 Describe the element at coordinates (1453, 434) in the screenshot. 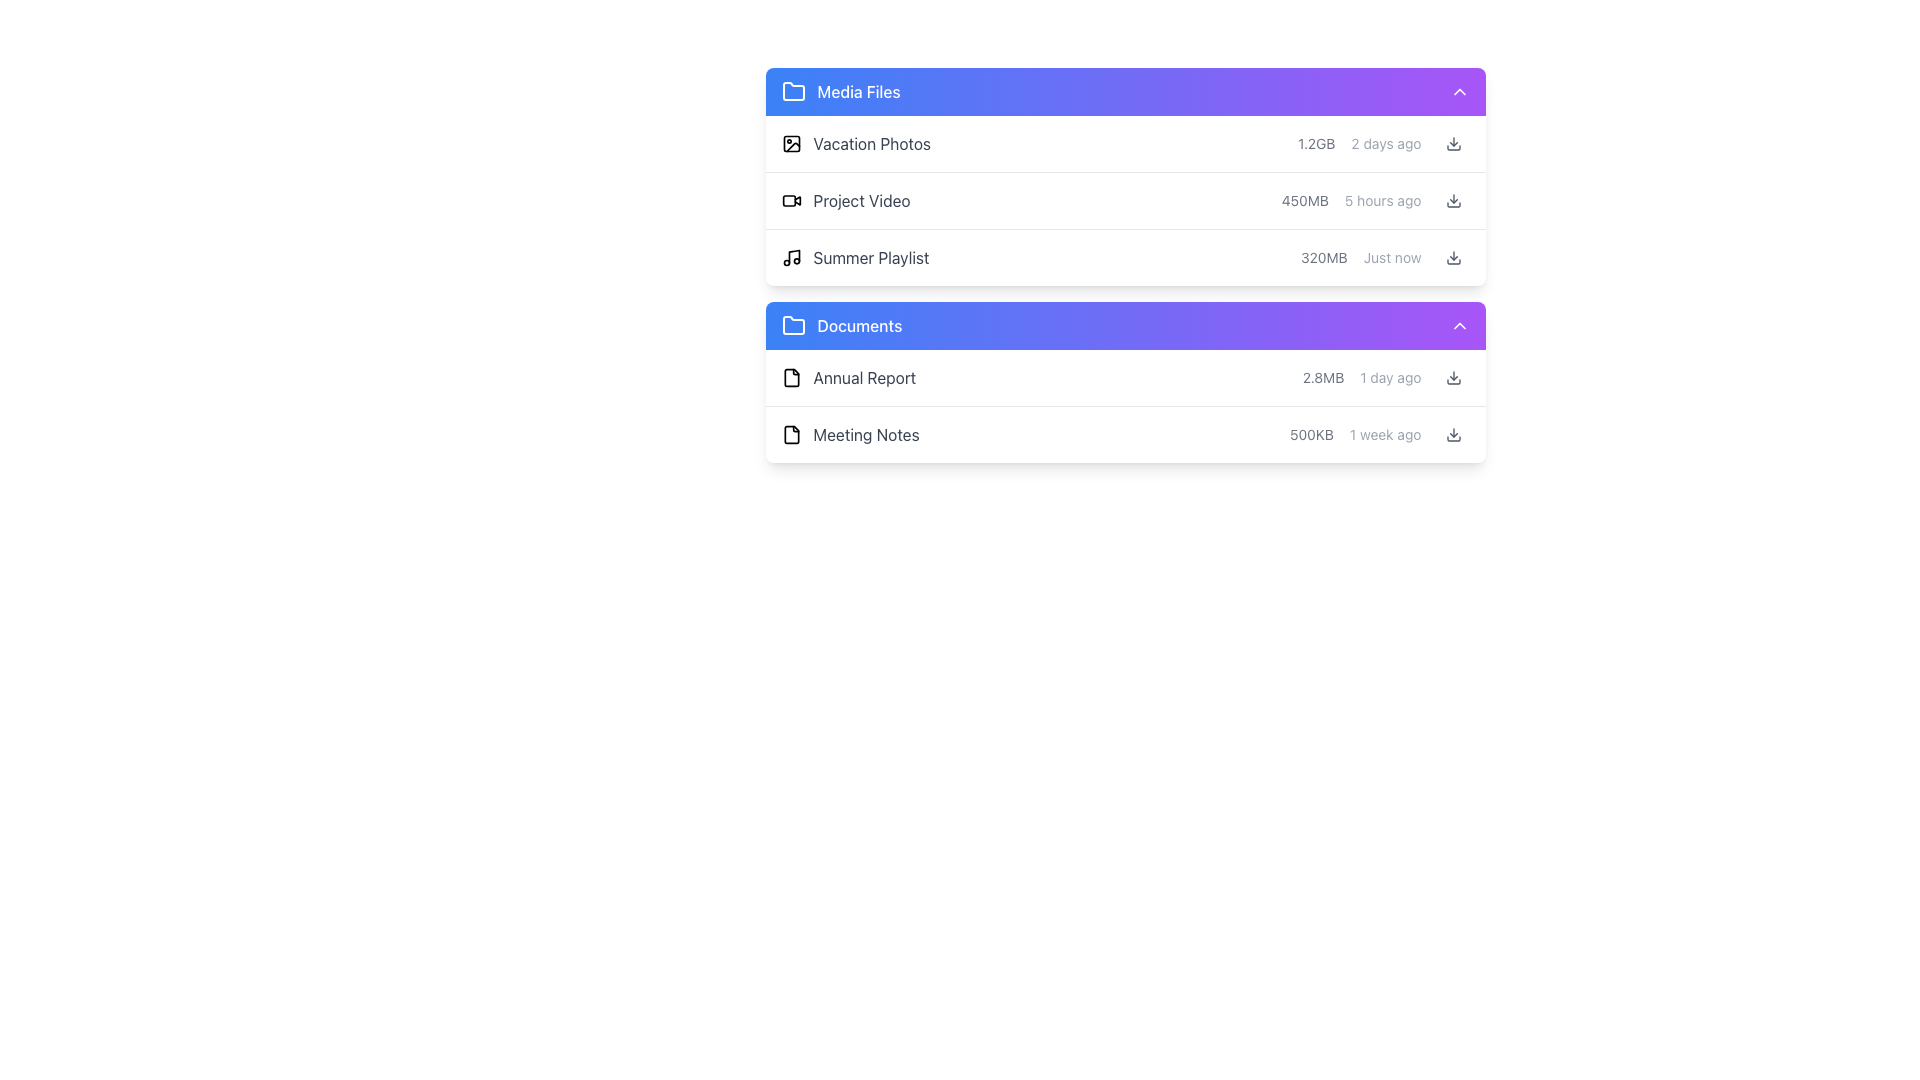

I see `the circular button with a downward-facing arrow icon, located to the far right of the row containing '500KB' and '1 week ago', to initiate a download` at that location.